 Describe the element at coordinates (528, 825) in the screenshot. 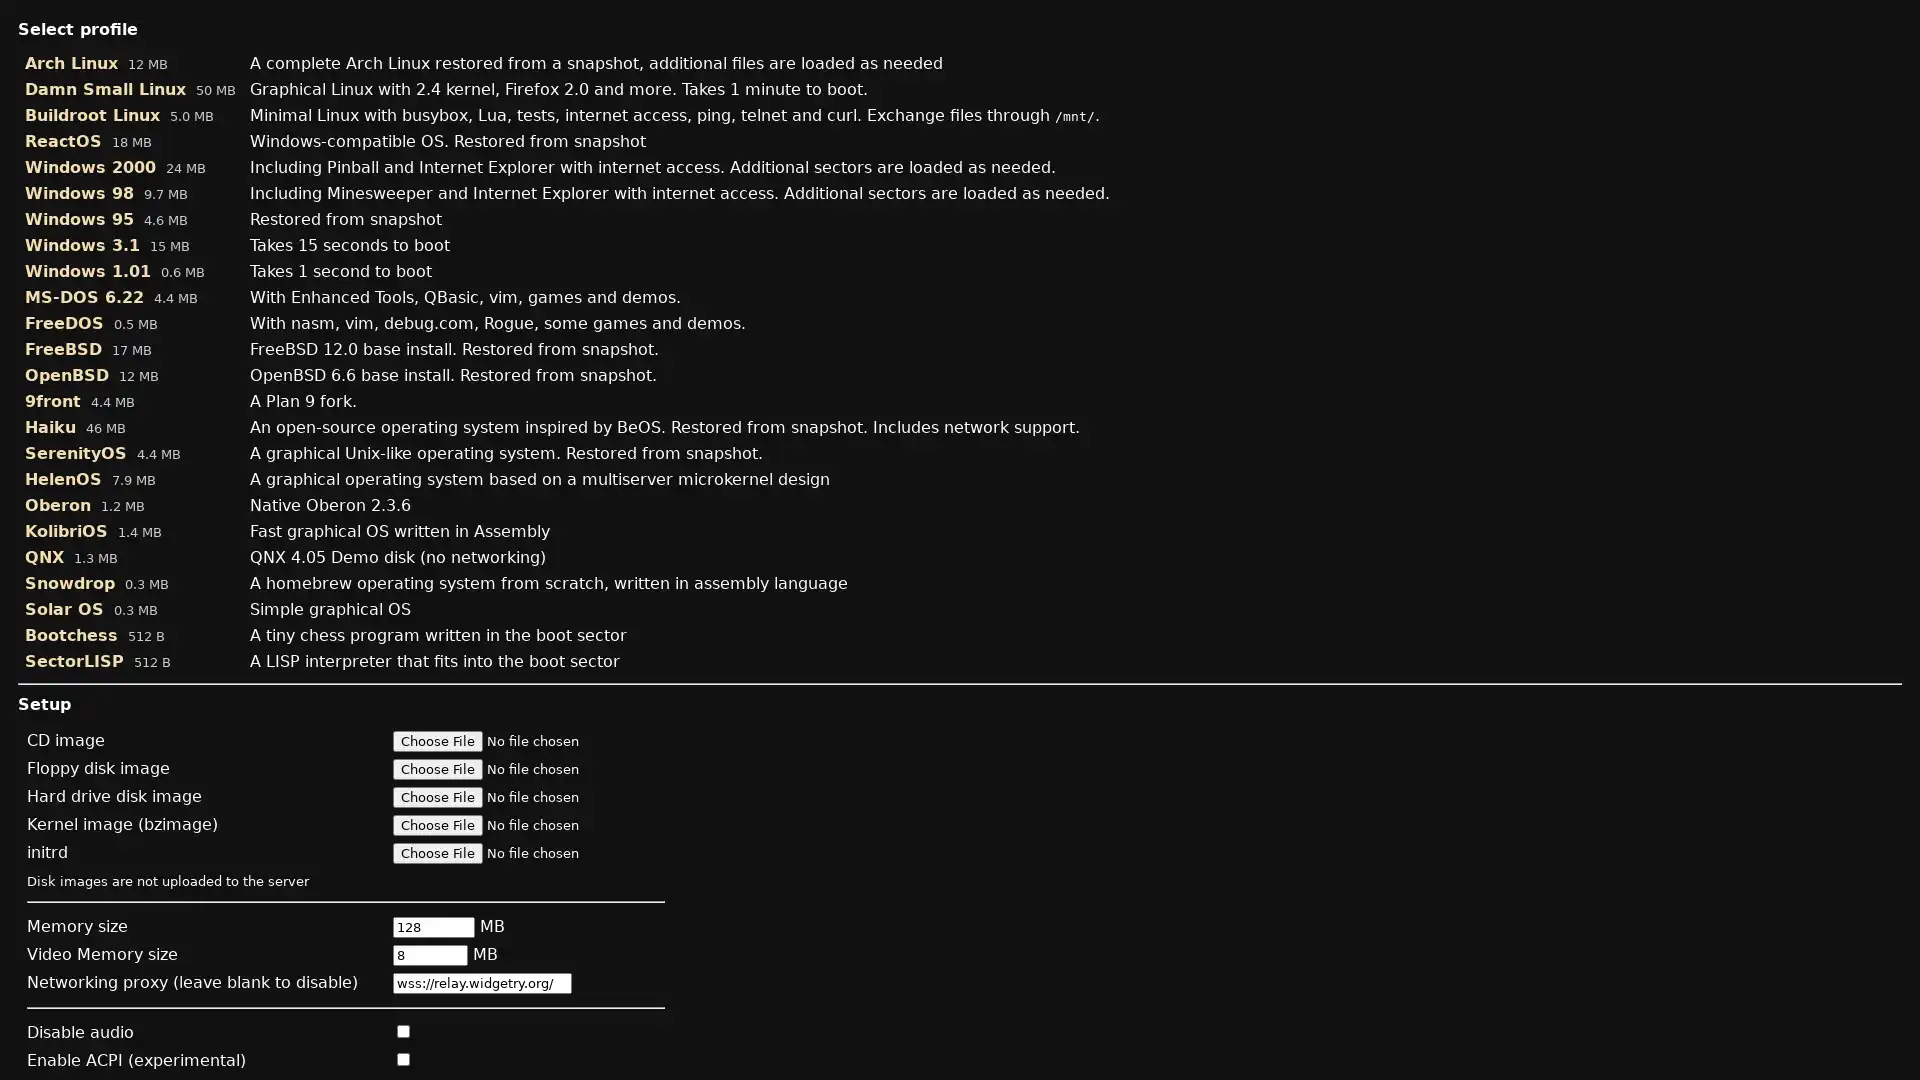

I see `Kernel image (bzimage)` at that location.